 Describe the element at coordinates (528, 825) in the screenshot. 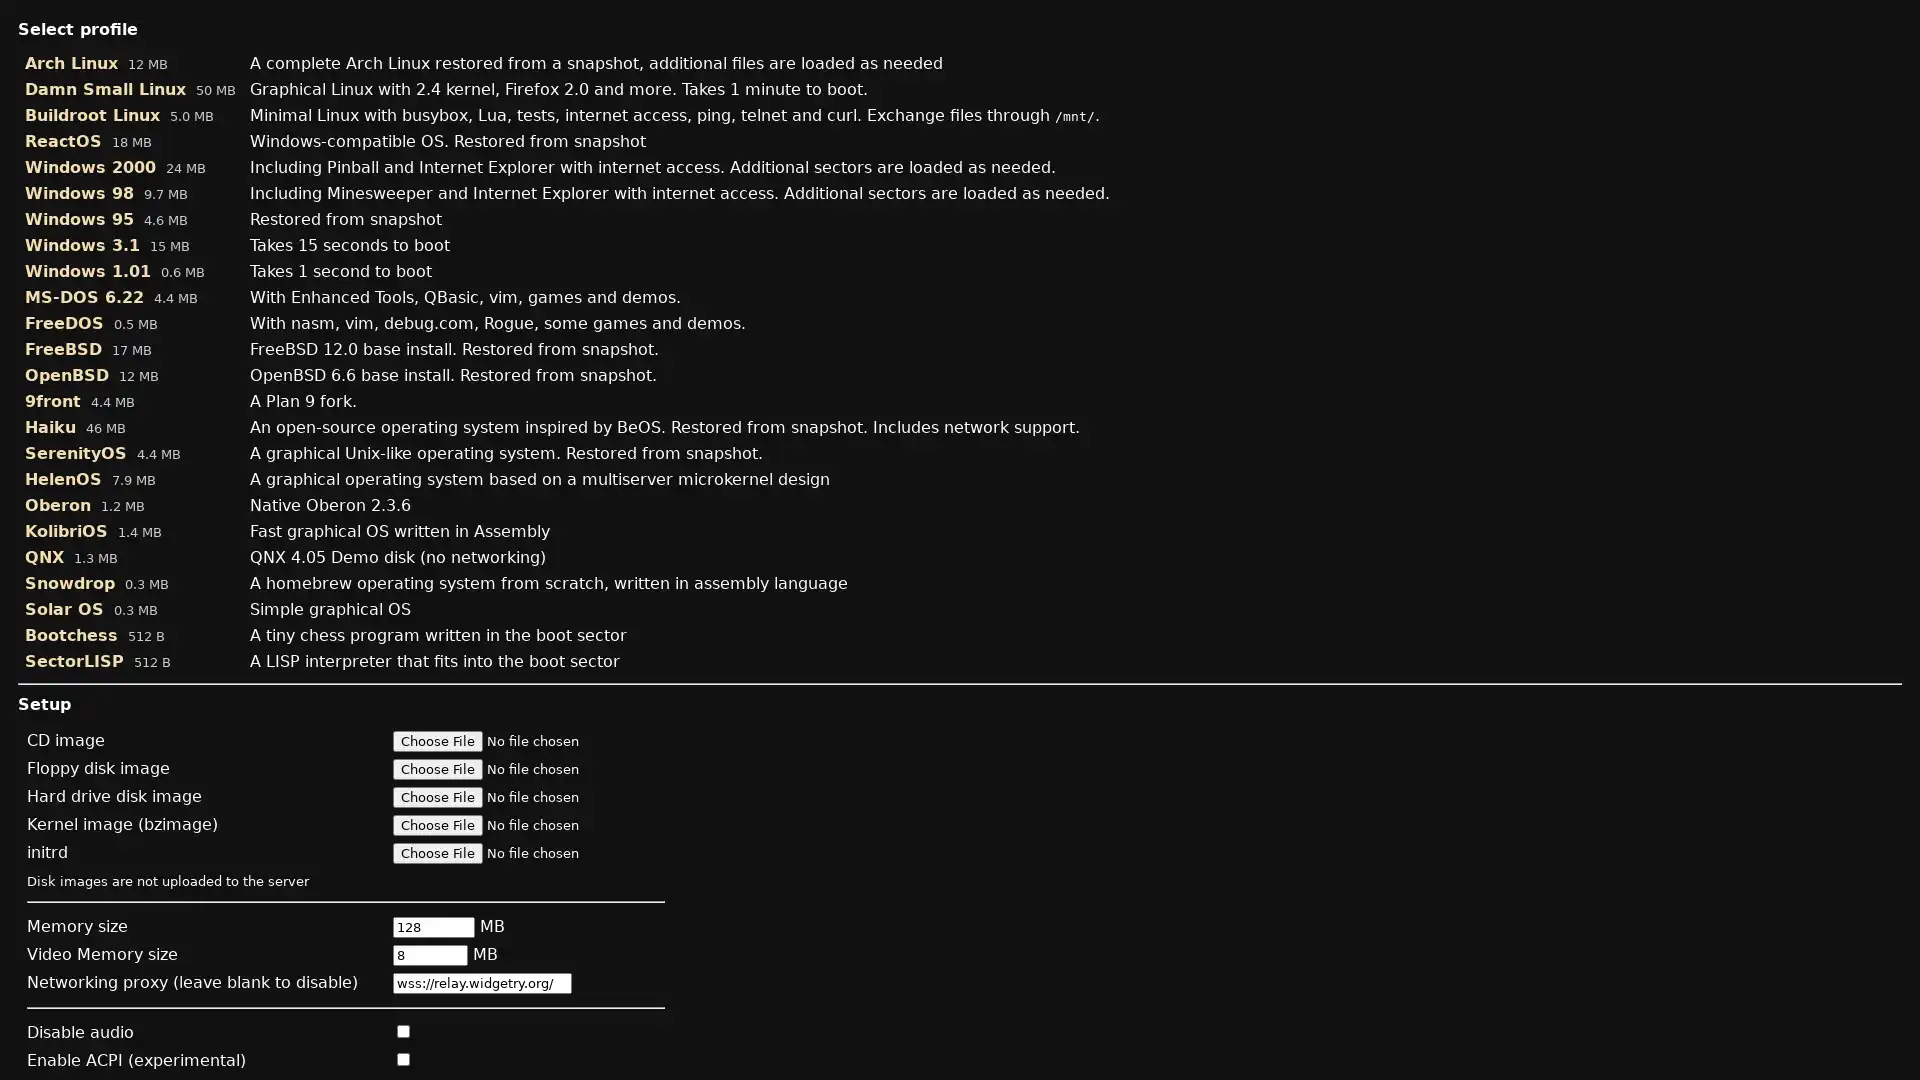

I see `Kernel image (bzimage)` at that location.